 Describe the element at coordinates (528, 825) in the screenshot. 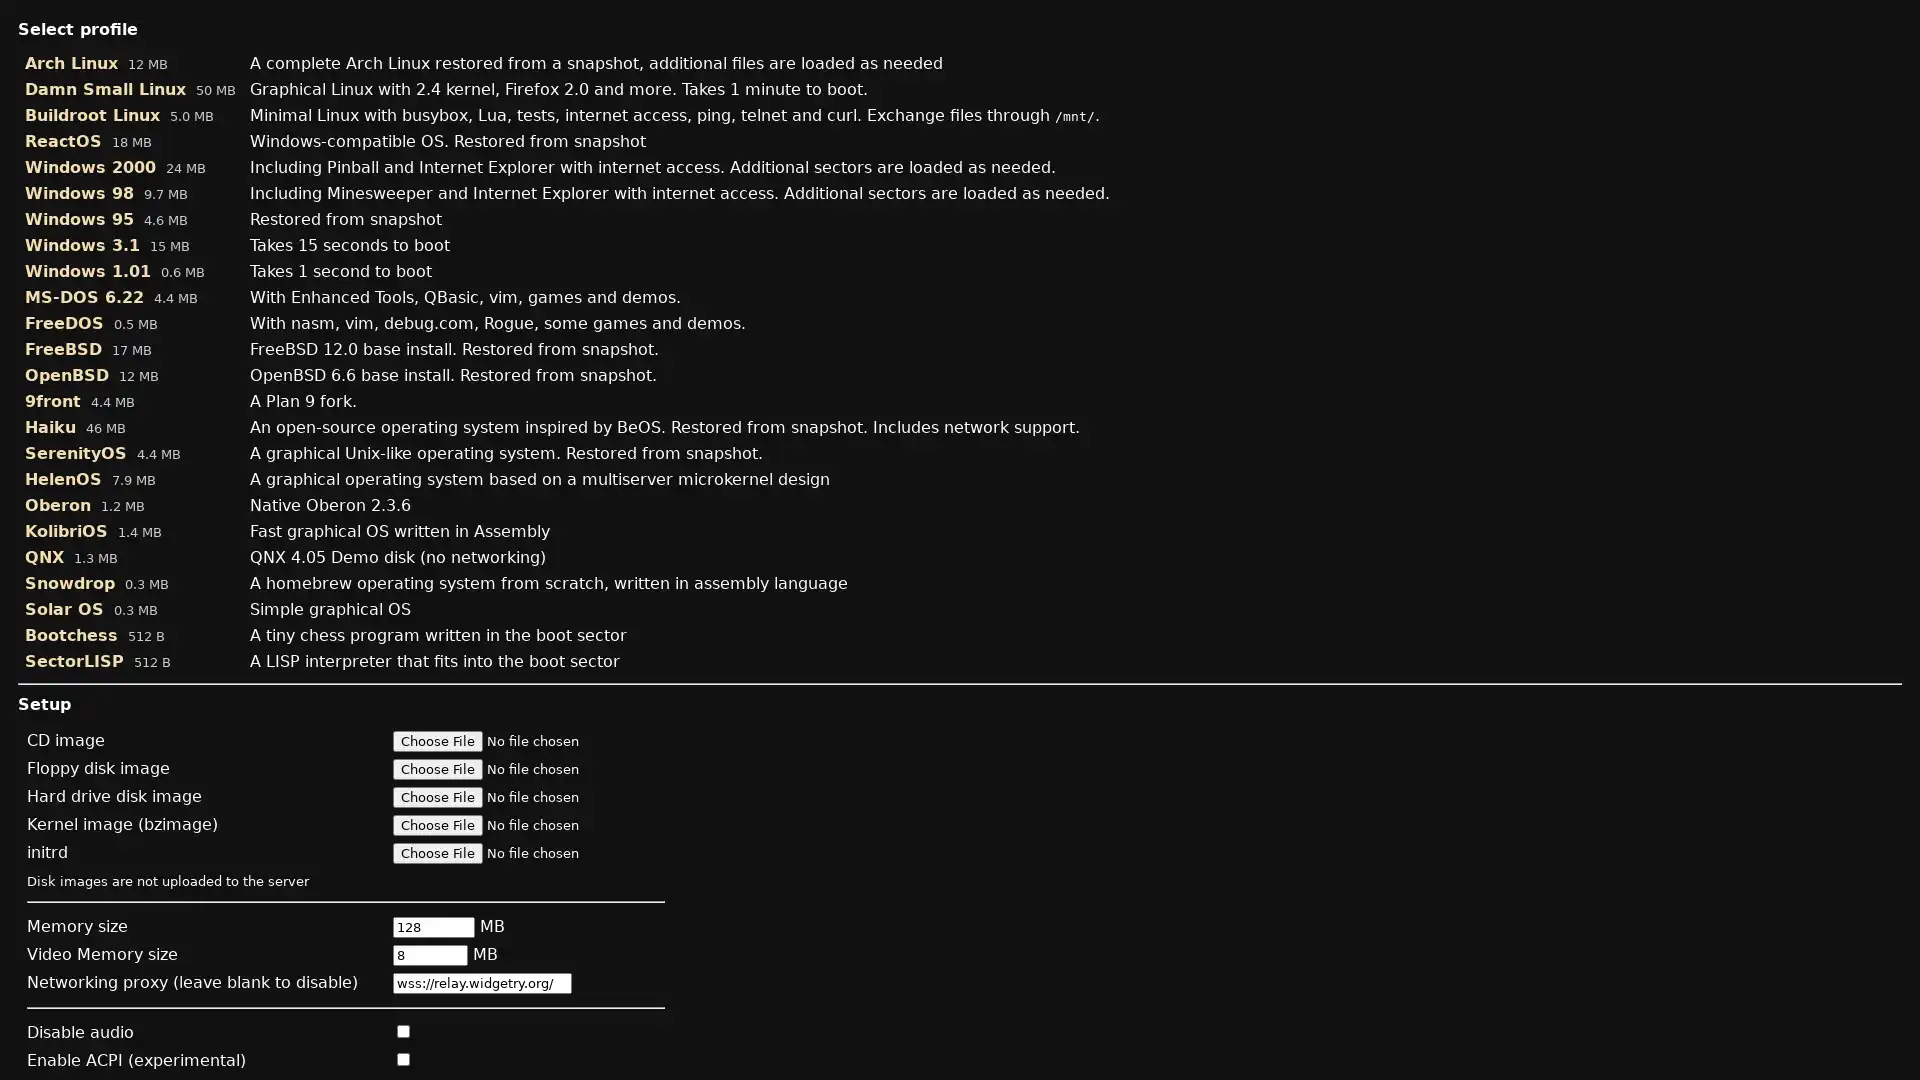

I see `Kernel image (bzimage)` at that location.